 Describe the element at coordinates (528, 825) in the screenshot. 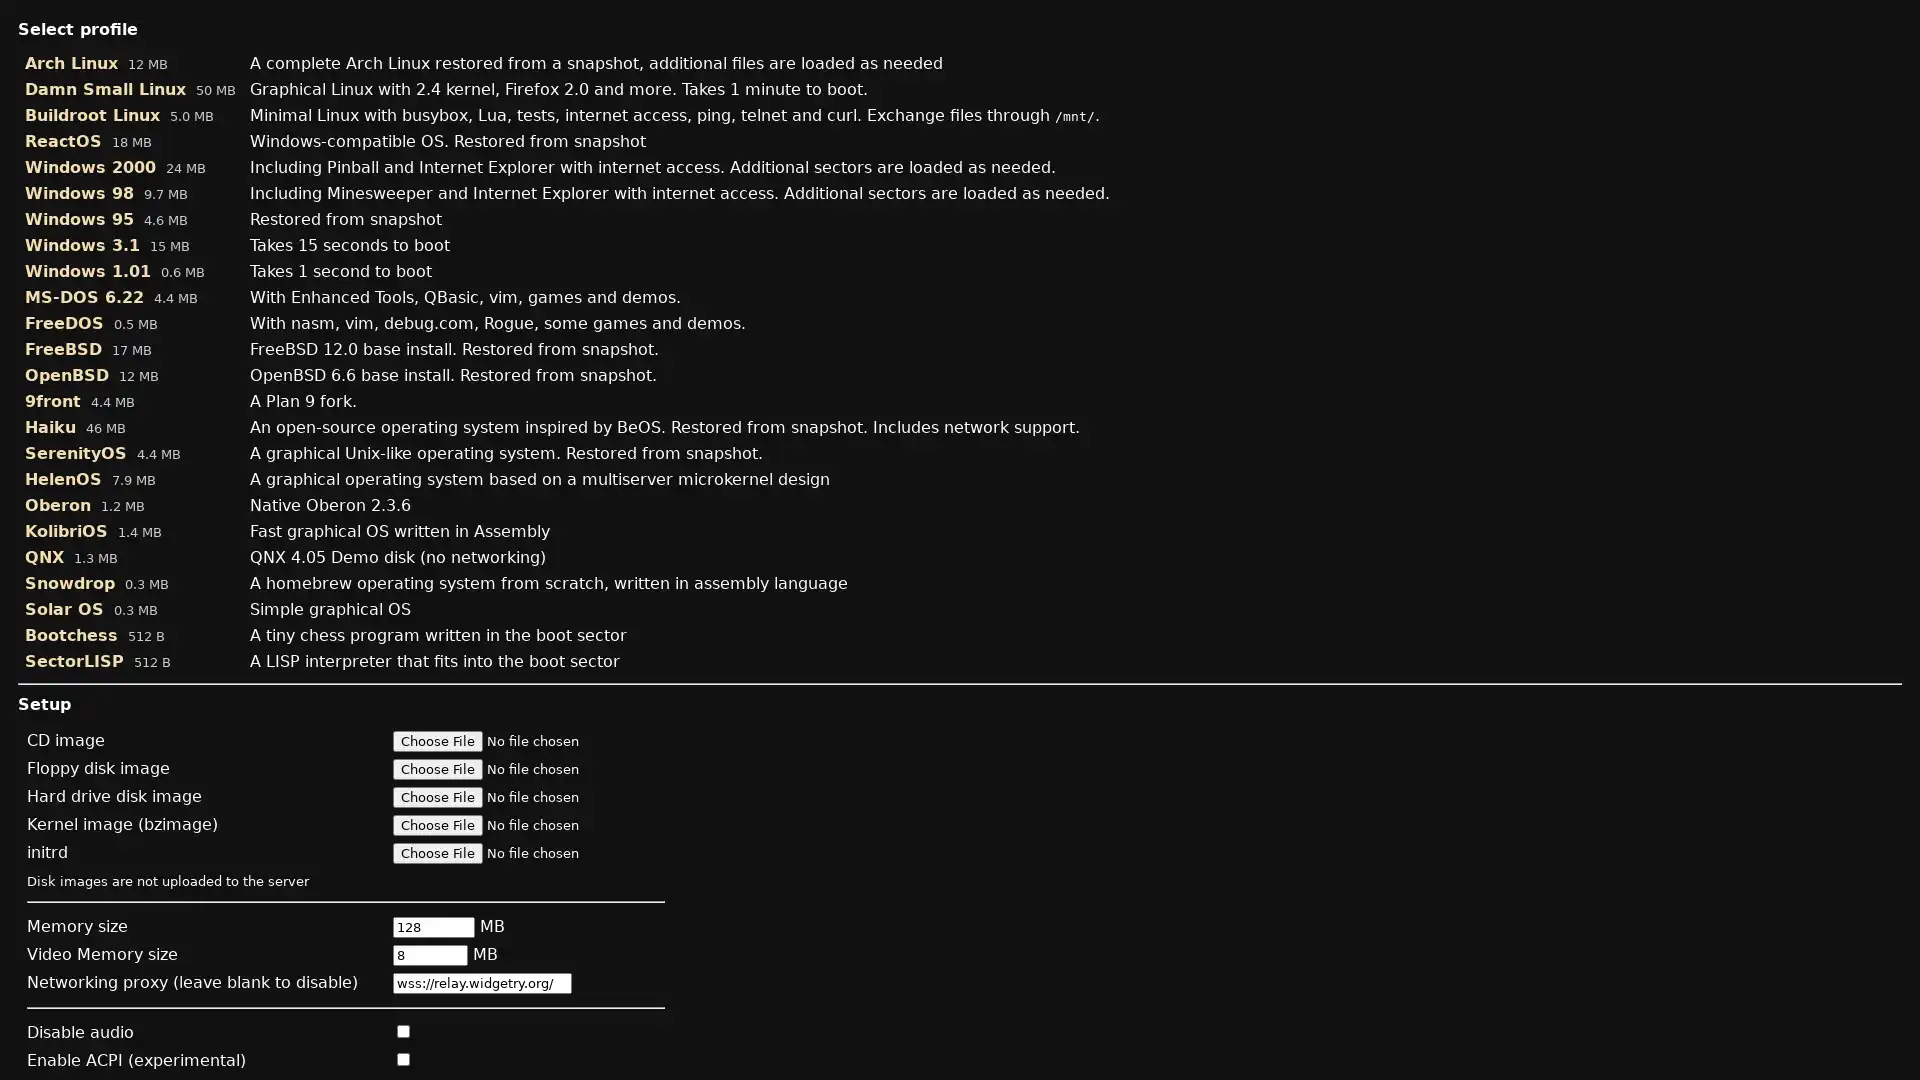

I see `Kernel image (bzimage)` at that location.